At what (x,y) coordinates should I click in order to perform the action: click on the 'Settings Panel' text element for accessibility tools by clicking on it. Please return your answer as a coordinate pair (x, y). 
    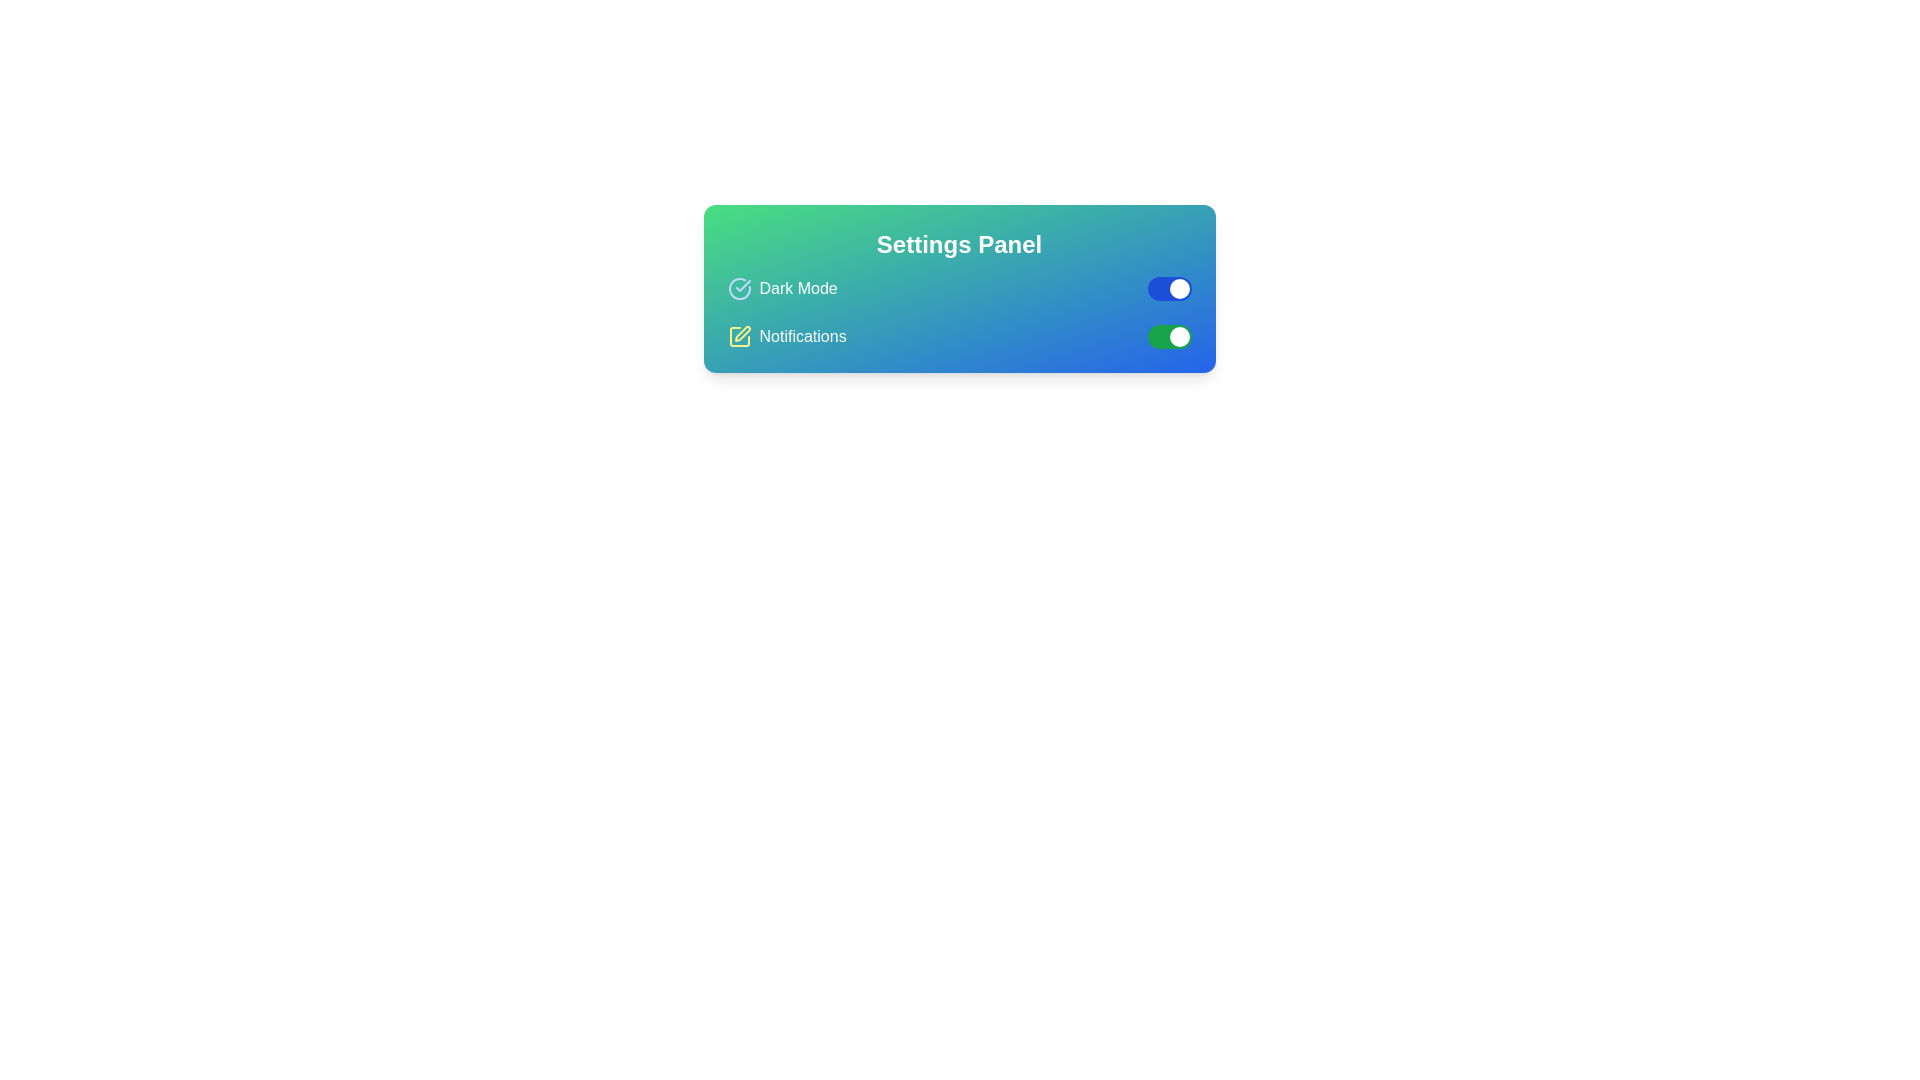
    Looking at the image, I should click on (958, 289).